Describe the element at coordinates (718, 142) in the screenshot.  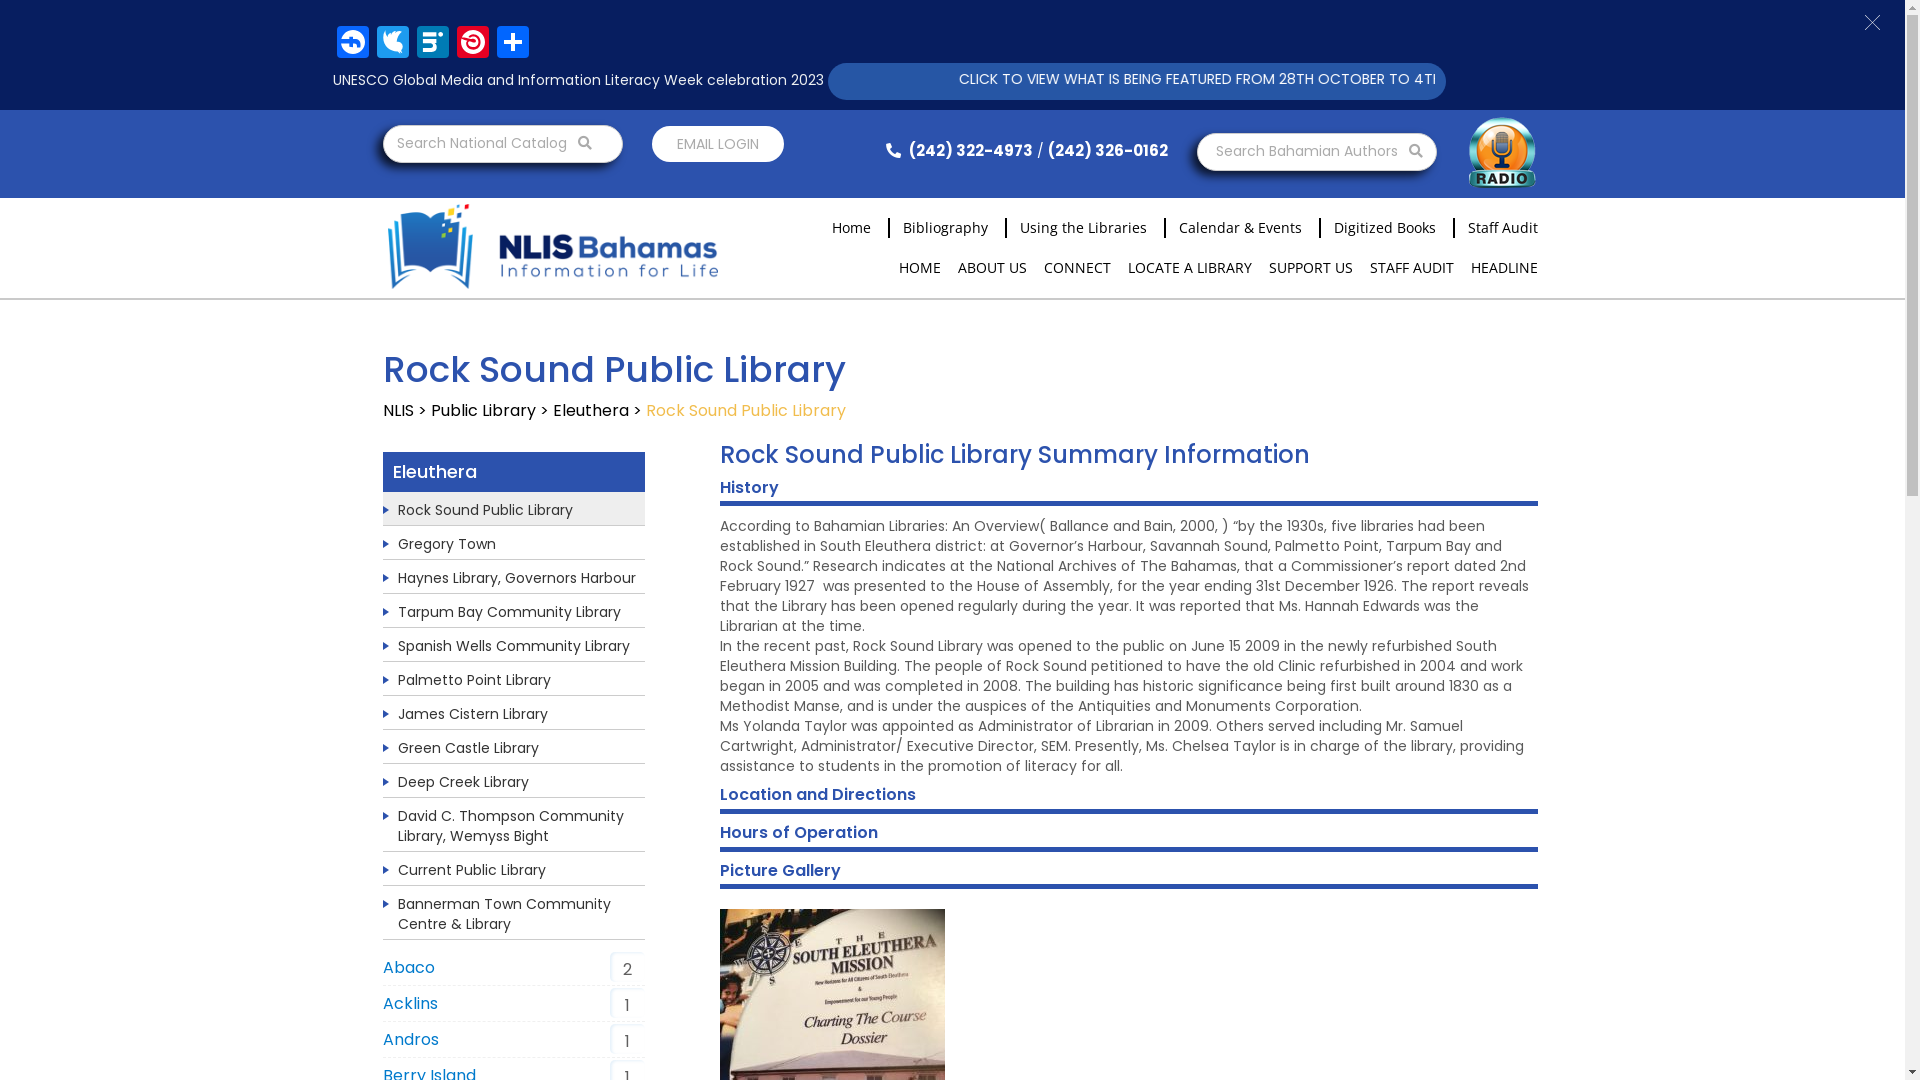
I see `'EMAIL LOGIN'` at that location.